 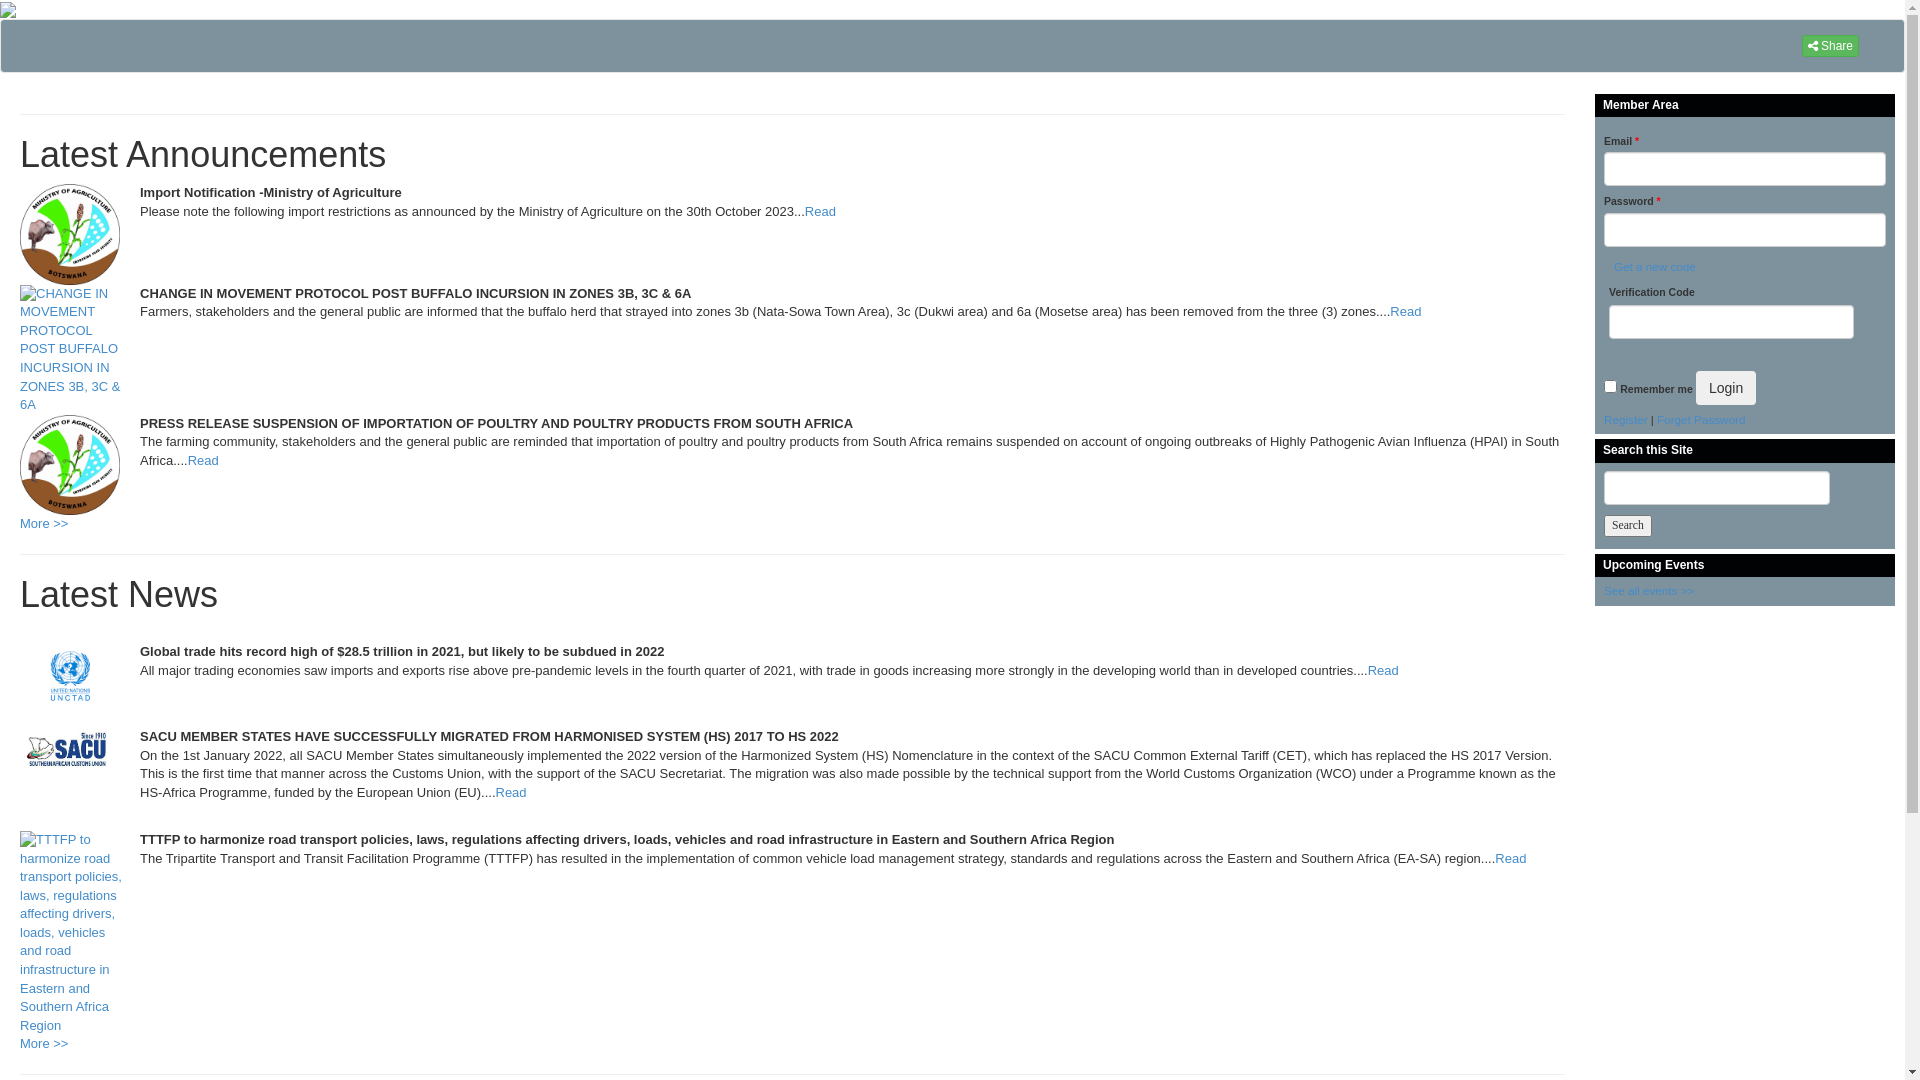 What do you see at coordinates (1404, 311) in the screenshot?
I see `'Read'` at bounding box center [1404, 311].